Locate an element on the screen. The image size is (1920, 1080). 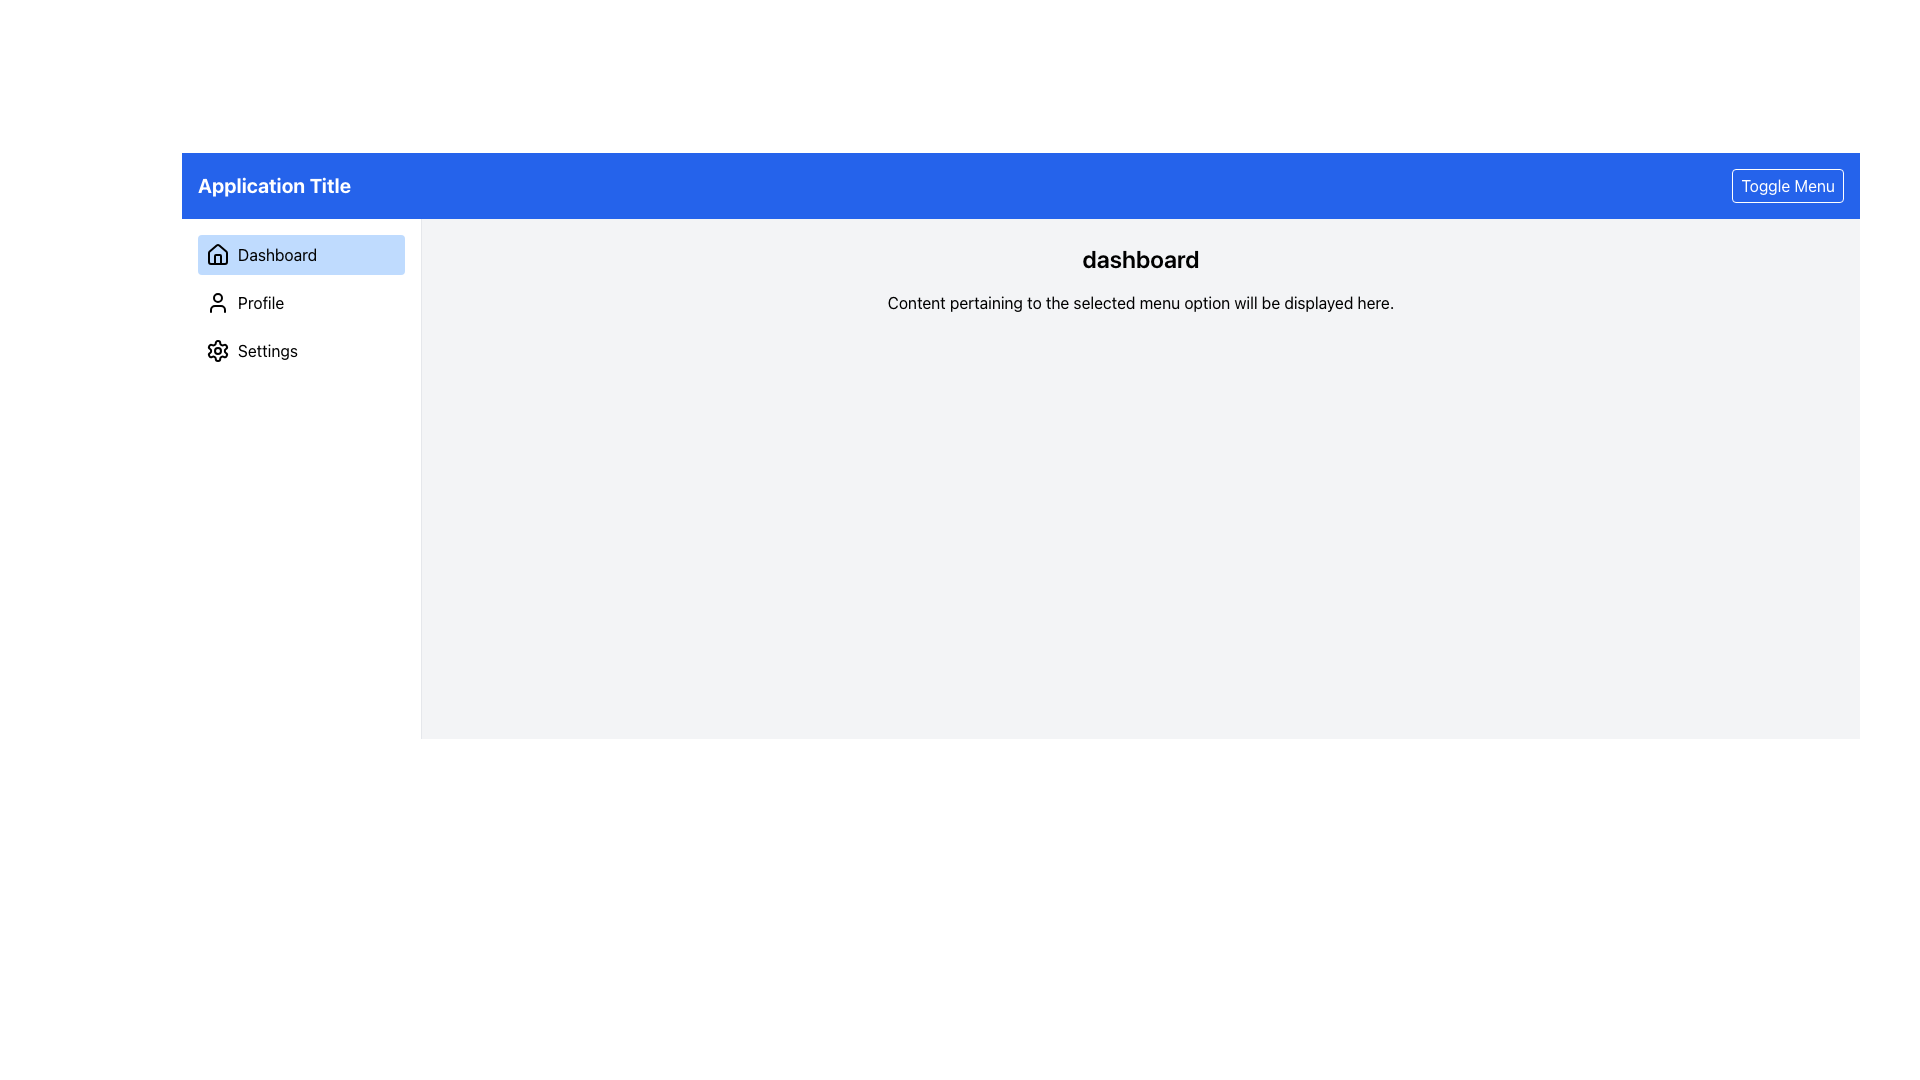
the 'Dashboard' navigation button located in the vertical menu on the left side of the interface to observe hover effects is located at coordinates (300, 253).